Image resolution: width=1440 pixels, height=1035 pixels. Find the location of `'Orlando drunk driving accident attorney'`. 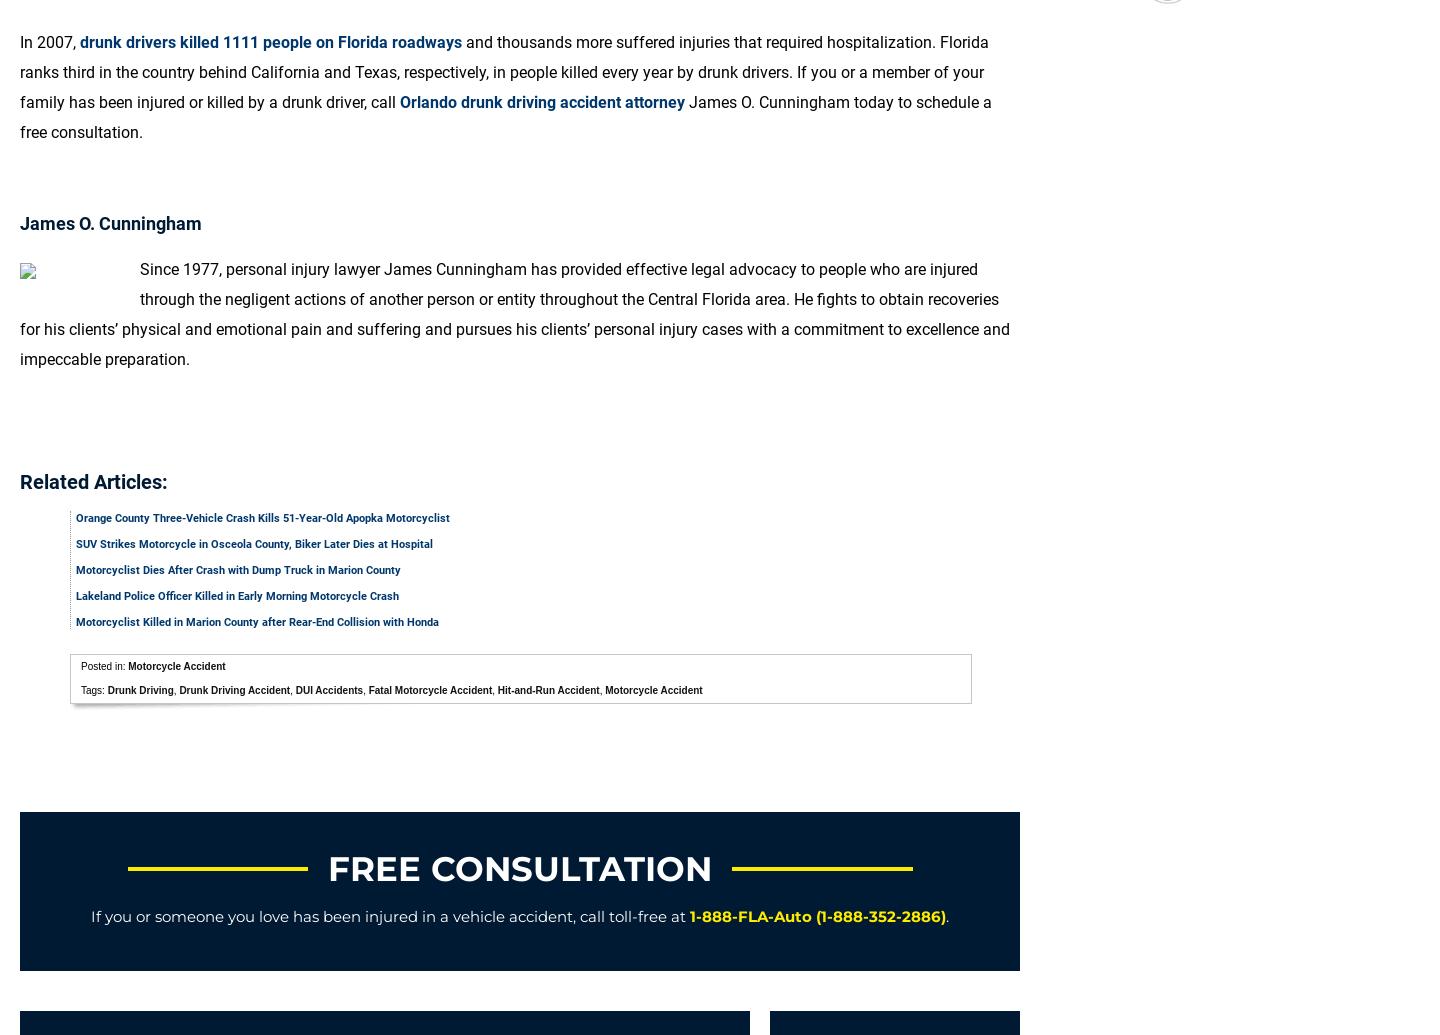

'Orlando drunk driving accident attorney' is located at coordinates (542, 102).